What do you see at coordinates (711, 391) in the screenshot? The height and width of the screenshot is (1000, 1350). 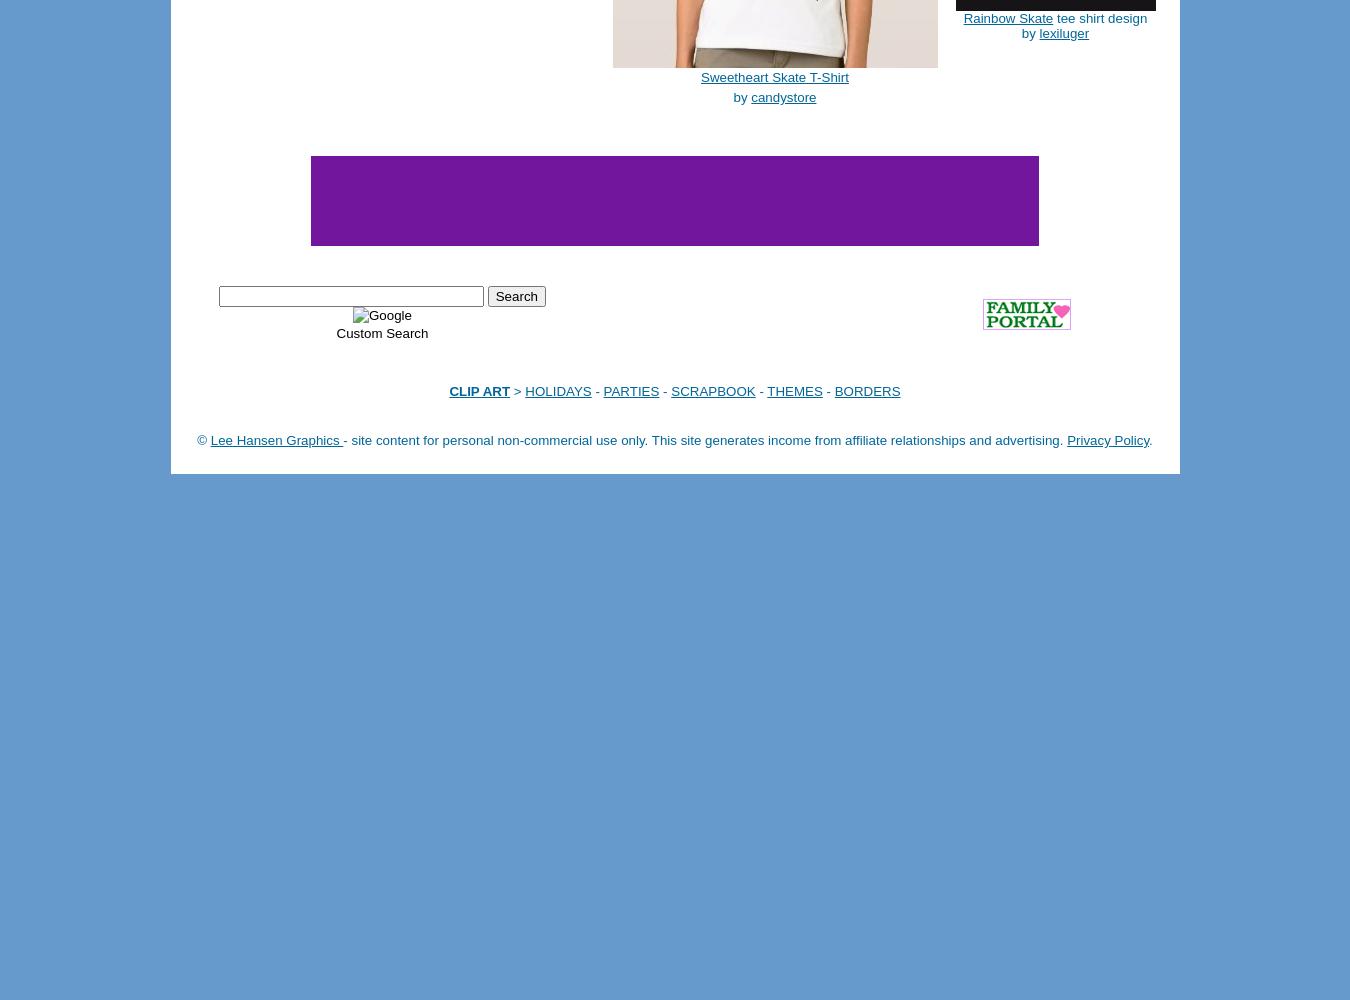 I see `'SCRAPBOOK'` at bounding box center [711, 391].